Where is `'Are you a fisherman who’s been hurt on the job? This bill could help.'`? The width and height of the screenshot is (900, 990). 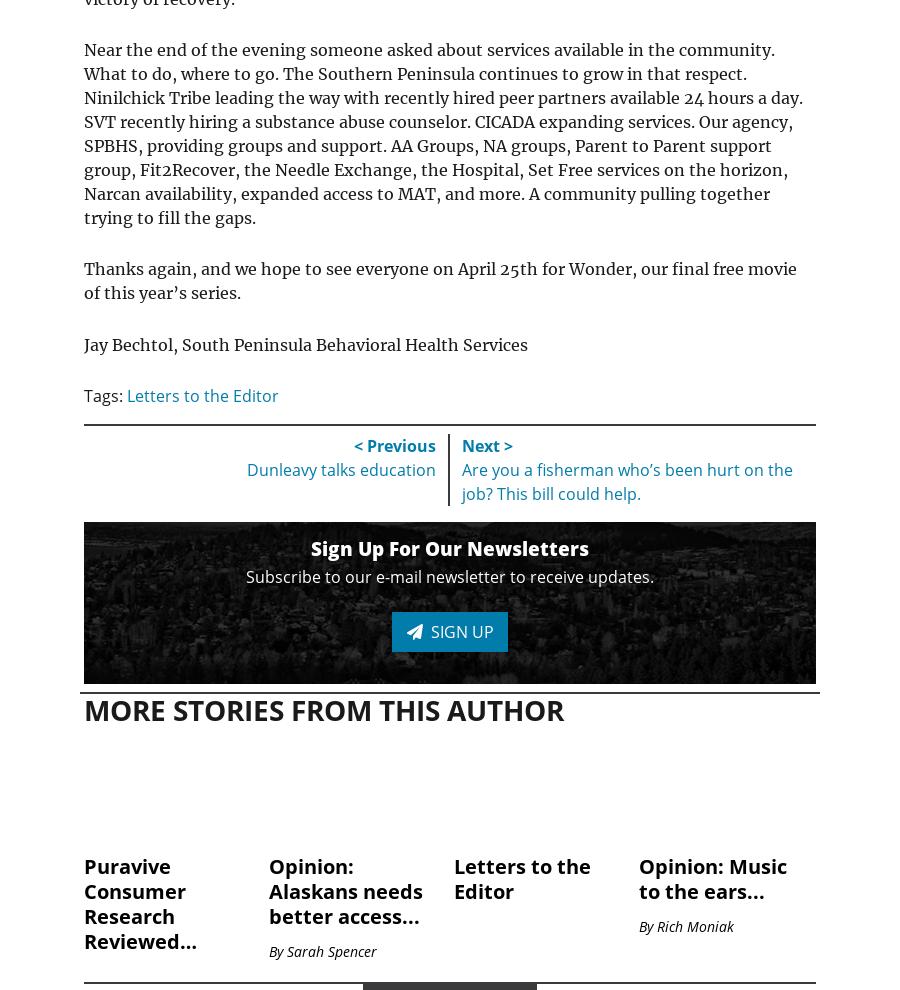 'Are you a fisherman who’s been hurt on the job? This bill could help.' is located at coordinates (627, 481).